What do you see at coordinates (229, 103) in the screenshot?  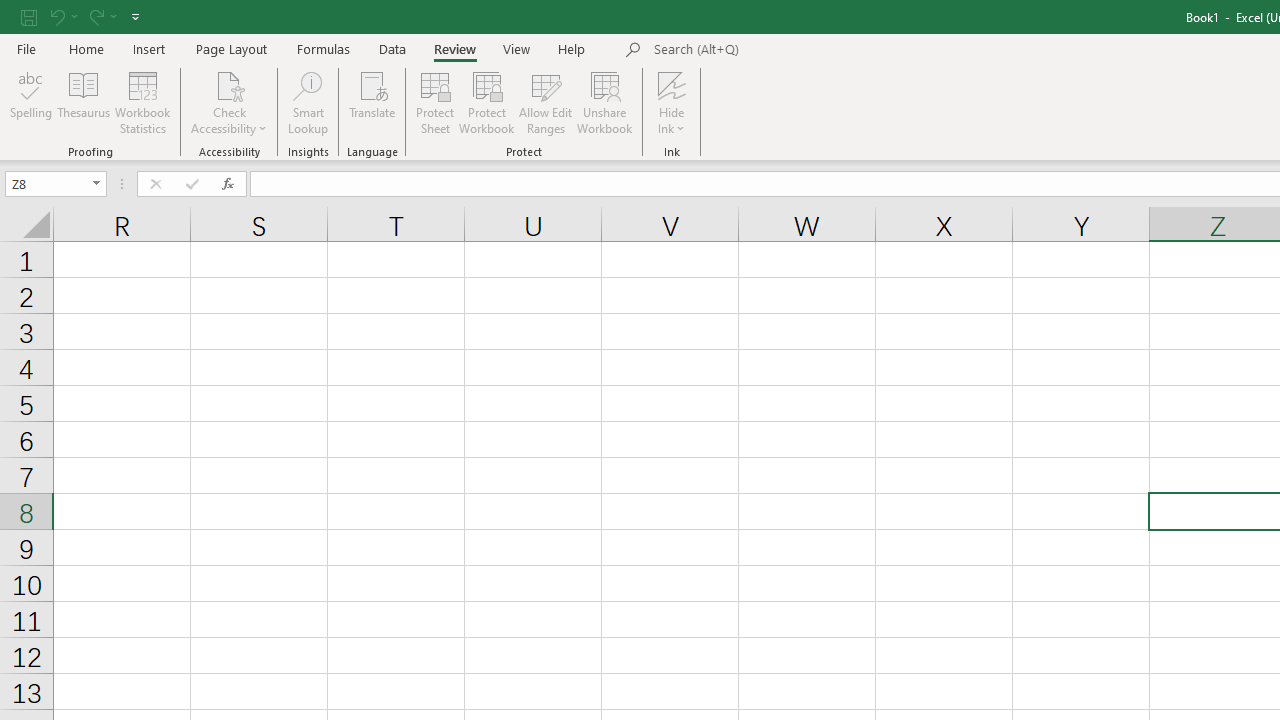 I see `'Check Accessibility'` at bounding box center [229, 103].